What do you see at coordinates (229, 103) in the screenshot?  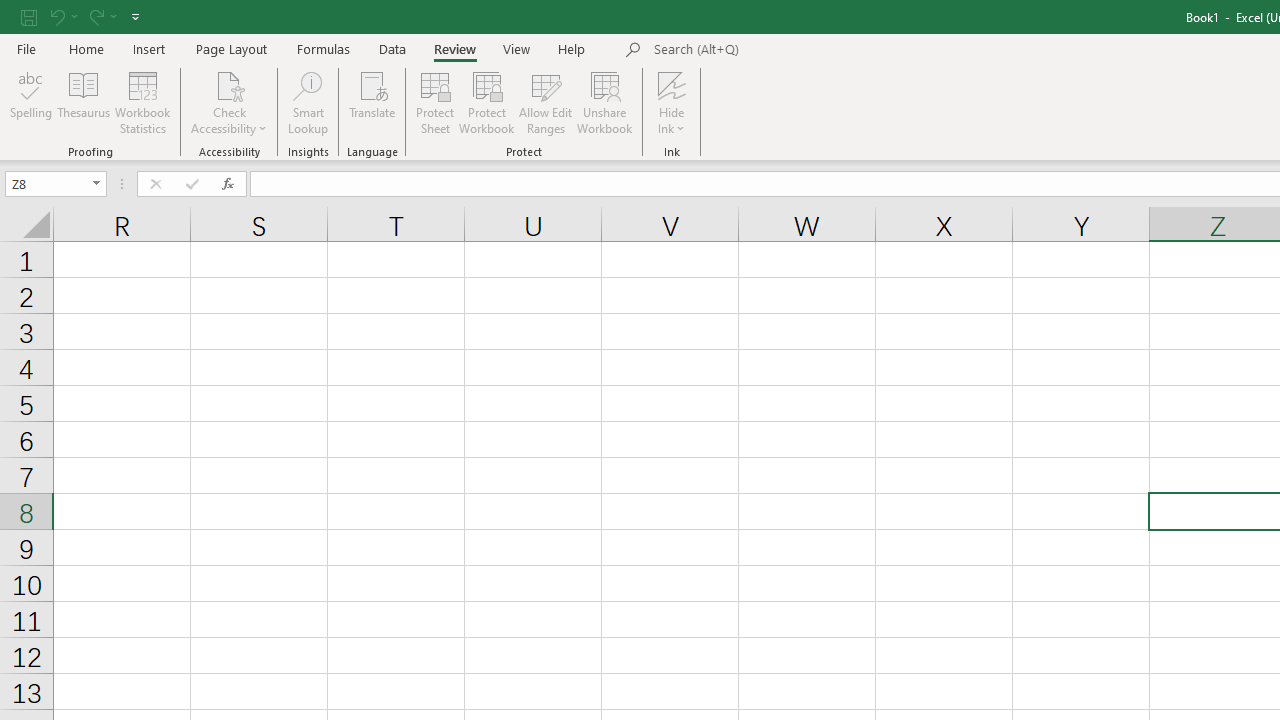 I see `'Check Accessibility'` at bounding box center [229, 103].